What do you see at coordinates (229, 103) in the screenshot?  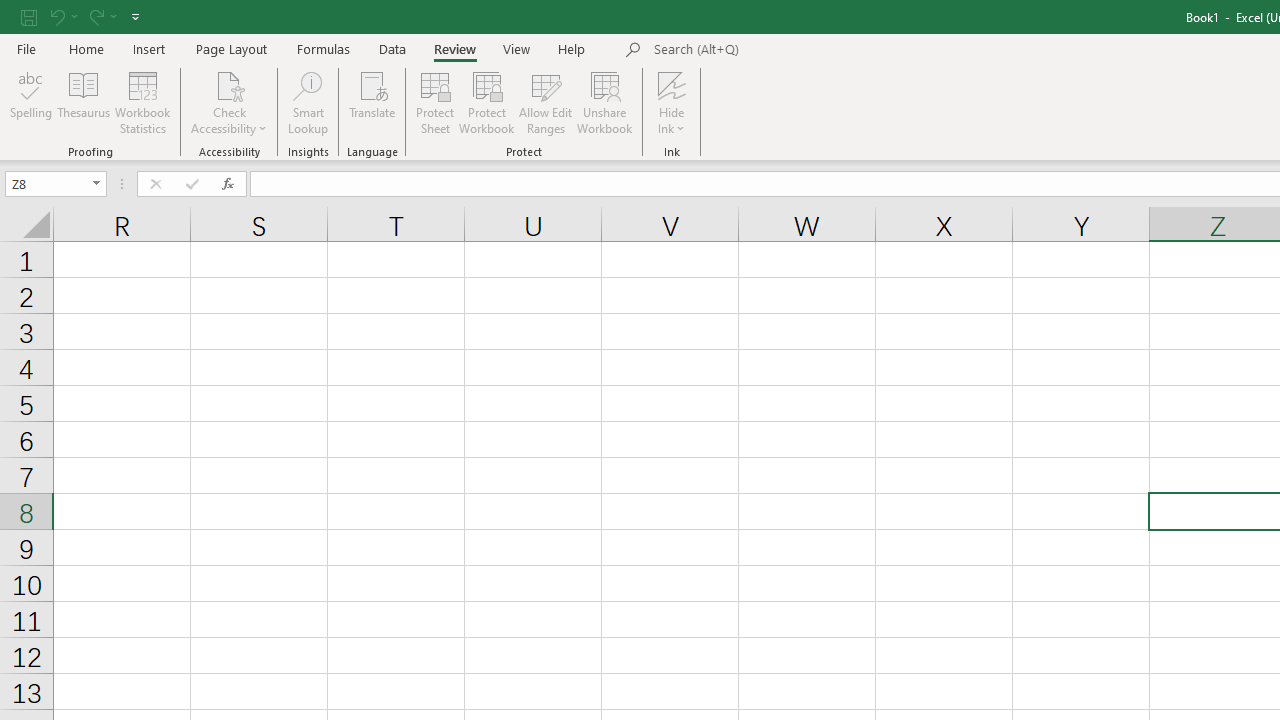 I see `'Check Accessibility'` at bounding box center [229, 103].